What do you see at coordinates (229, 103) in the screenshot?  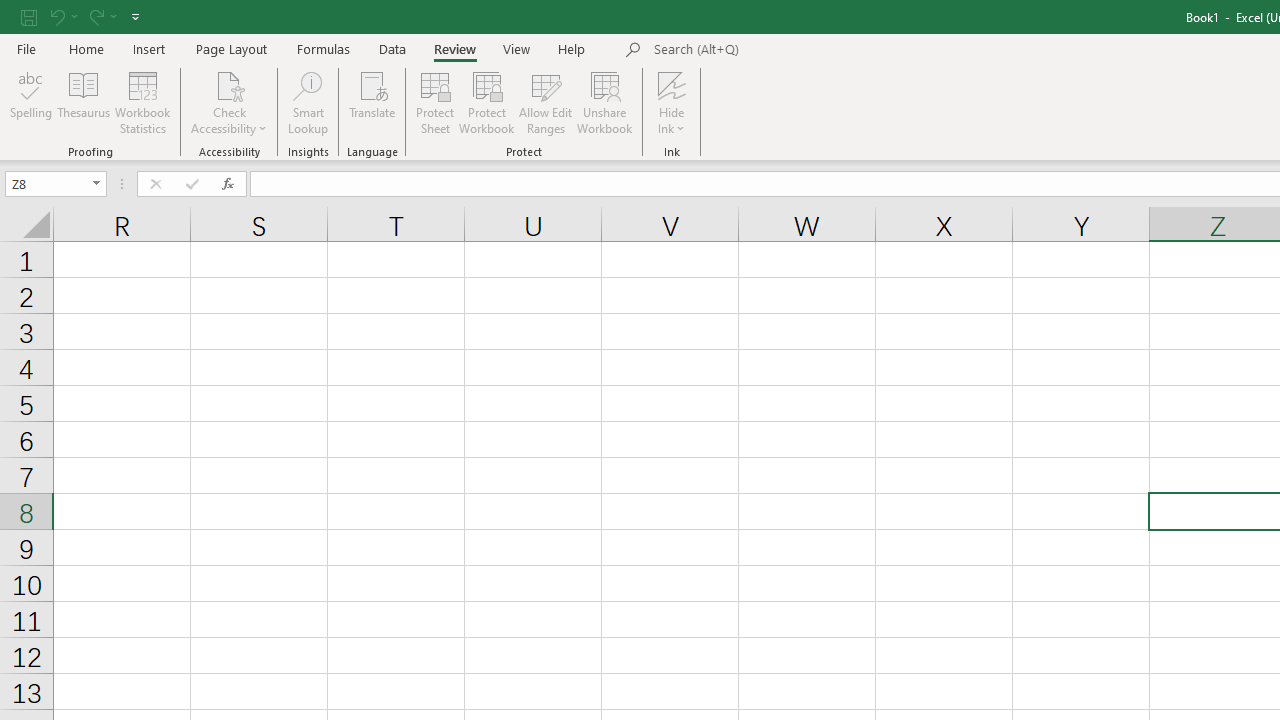 I see `'Check Accessibility'` at bounding box center [229, 103].